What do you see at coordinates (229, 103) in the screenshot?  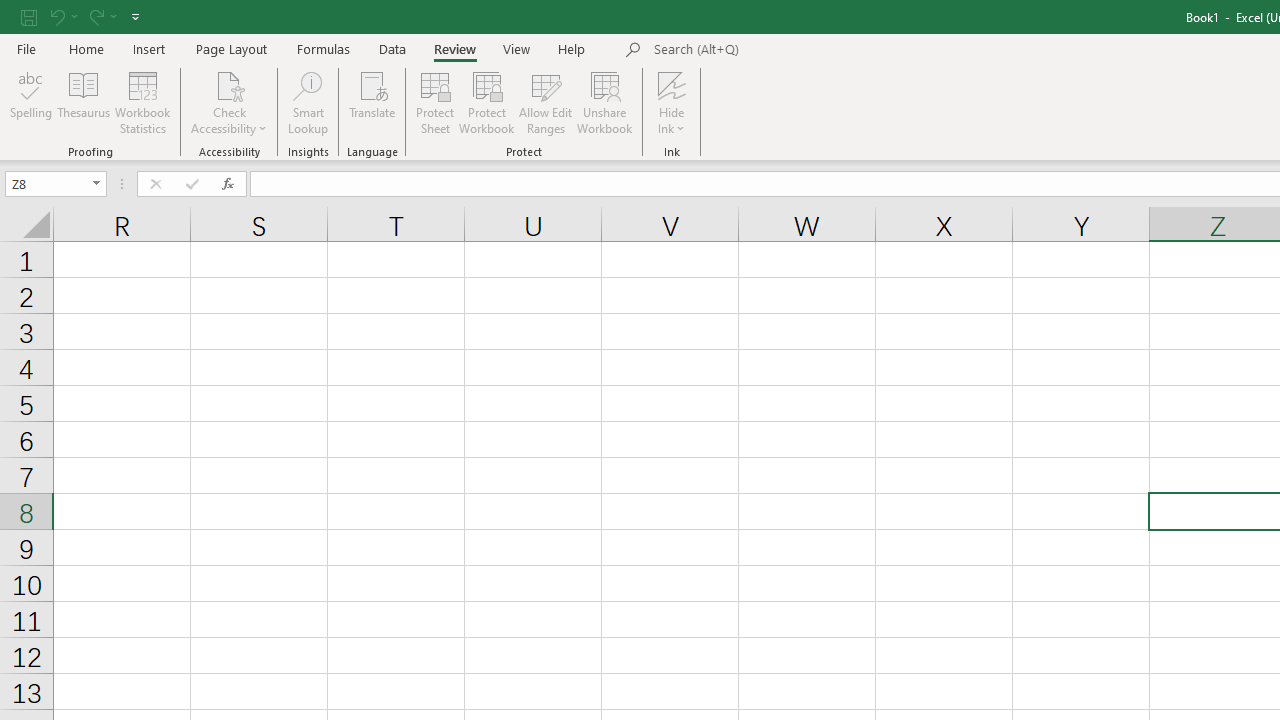 I see `'Check Accessibility'` at bounding box center [229, 103].